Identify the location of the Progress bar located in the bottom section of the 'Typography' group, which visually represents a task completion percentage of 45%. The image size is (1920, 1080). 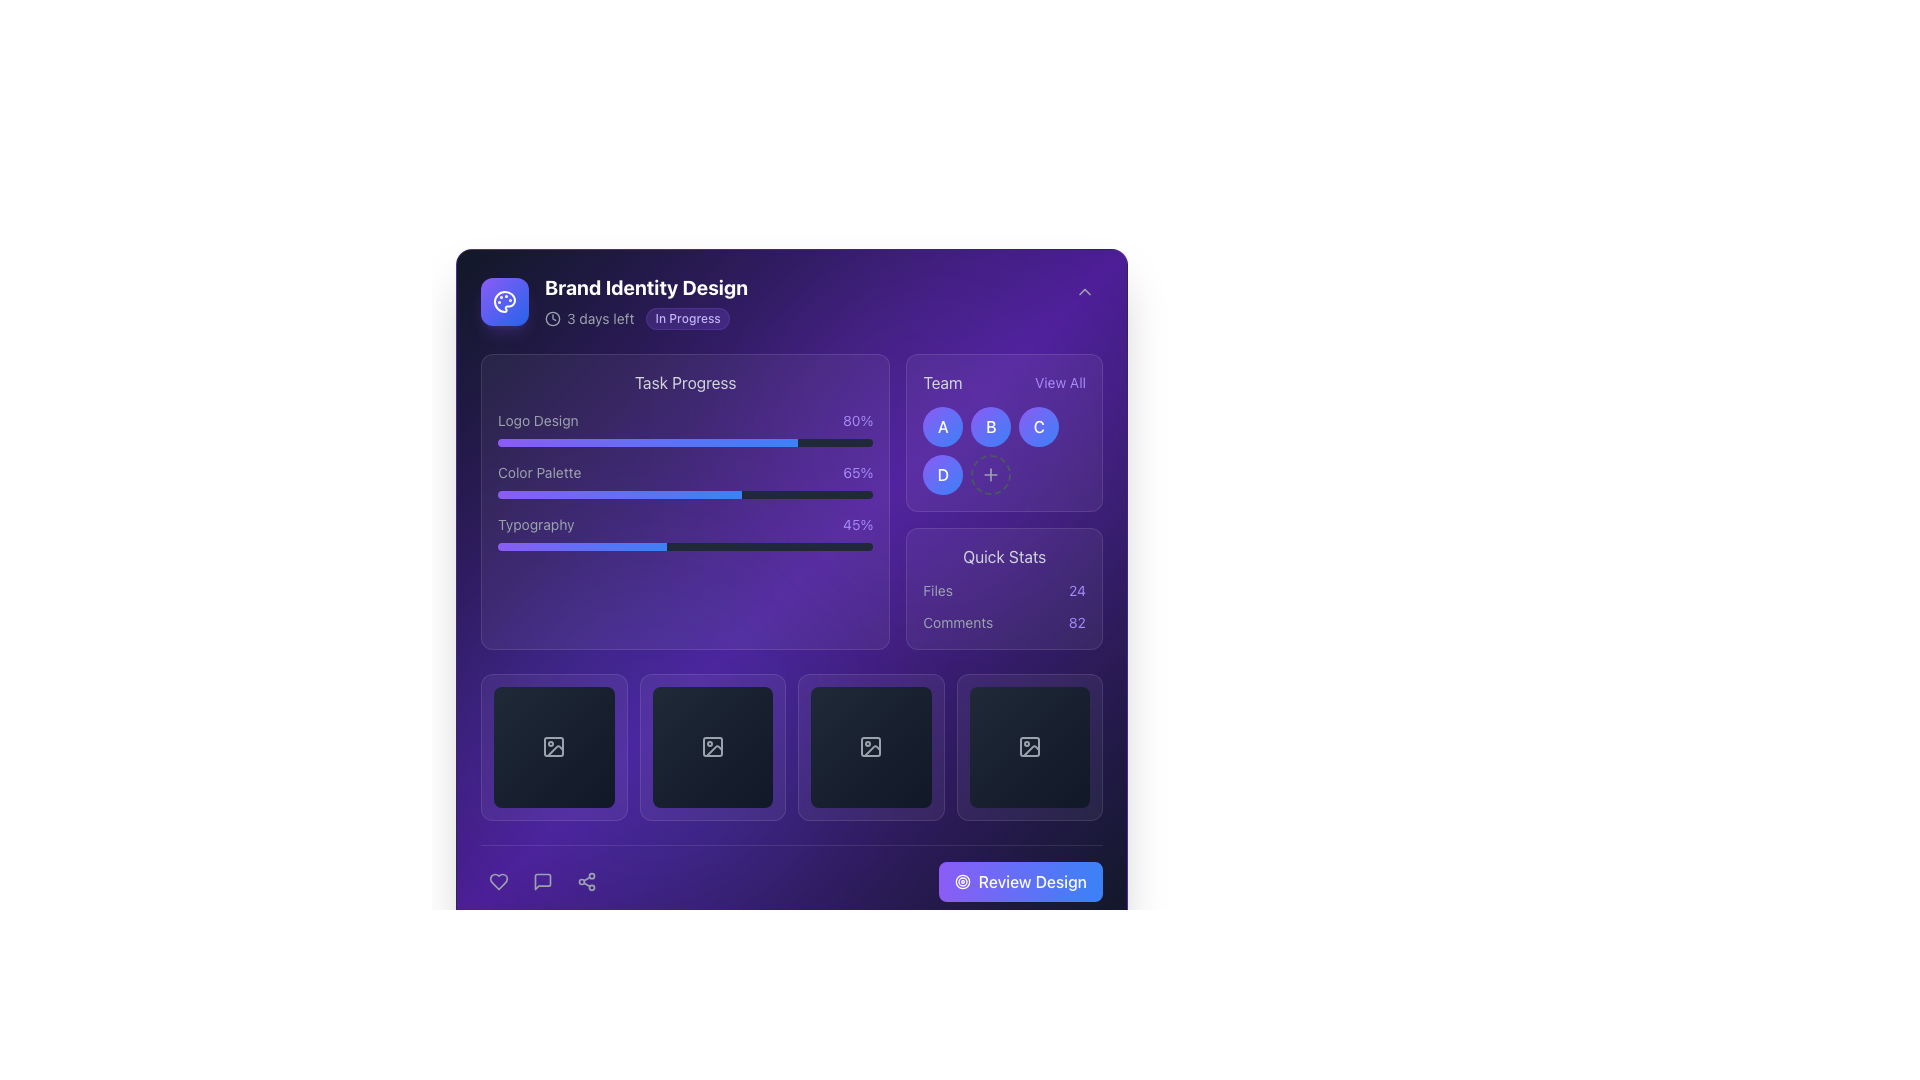
(685, 547).